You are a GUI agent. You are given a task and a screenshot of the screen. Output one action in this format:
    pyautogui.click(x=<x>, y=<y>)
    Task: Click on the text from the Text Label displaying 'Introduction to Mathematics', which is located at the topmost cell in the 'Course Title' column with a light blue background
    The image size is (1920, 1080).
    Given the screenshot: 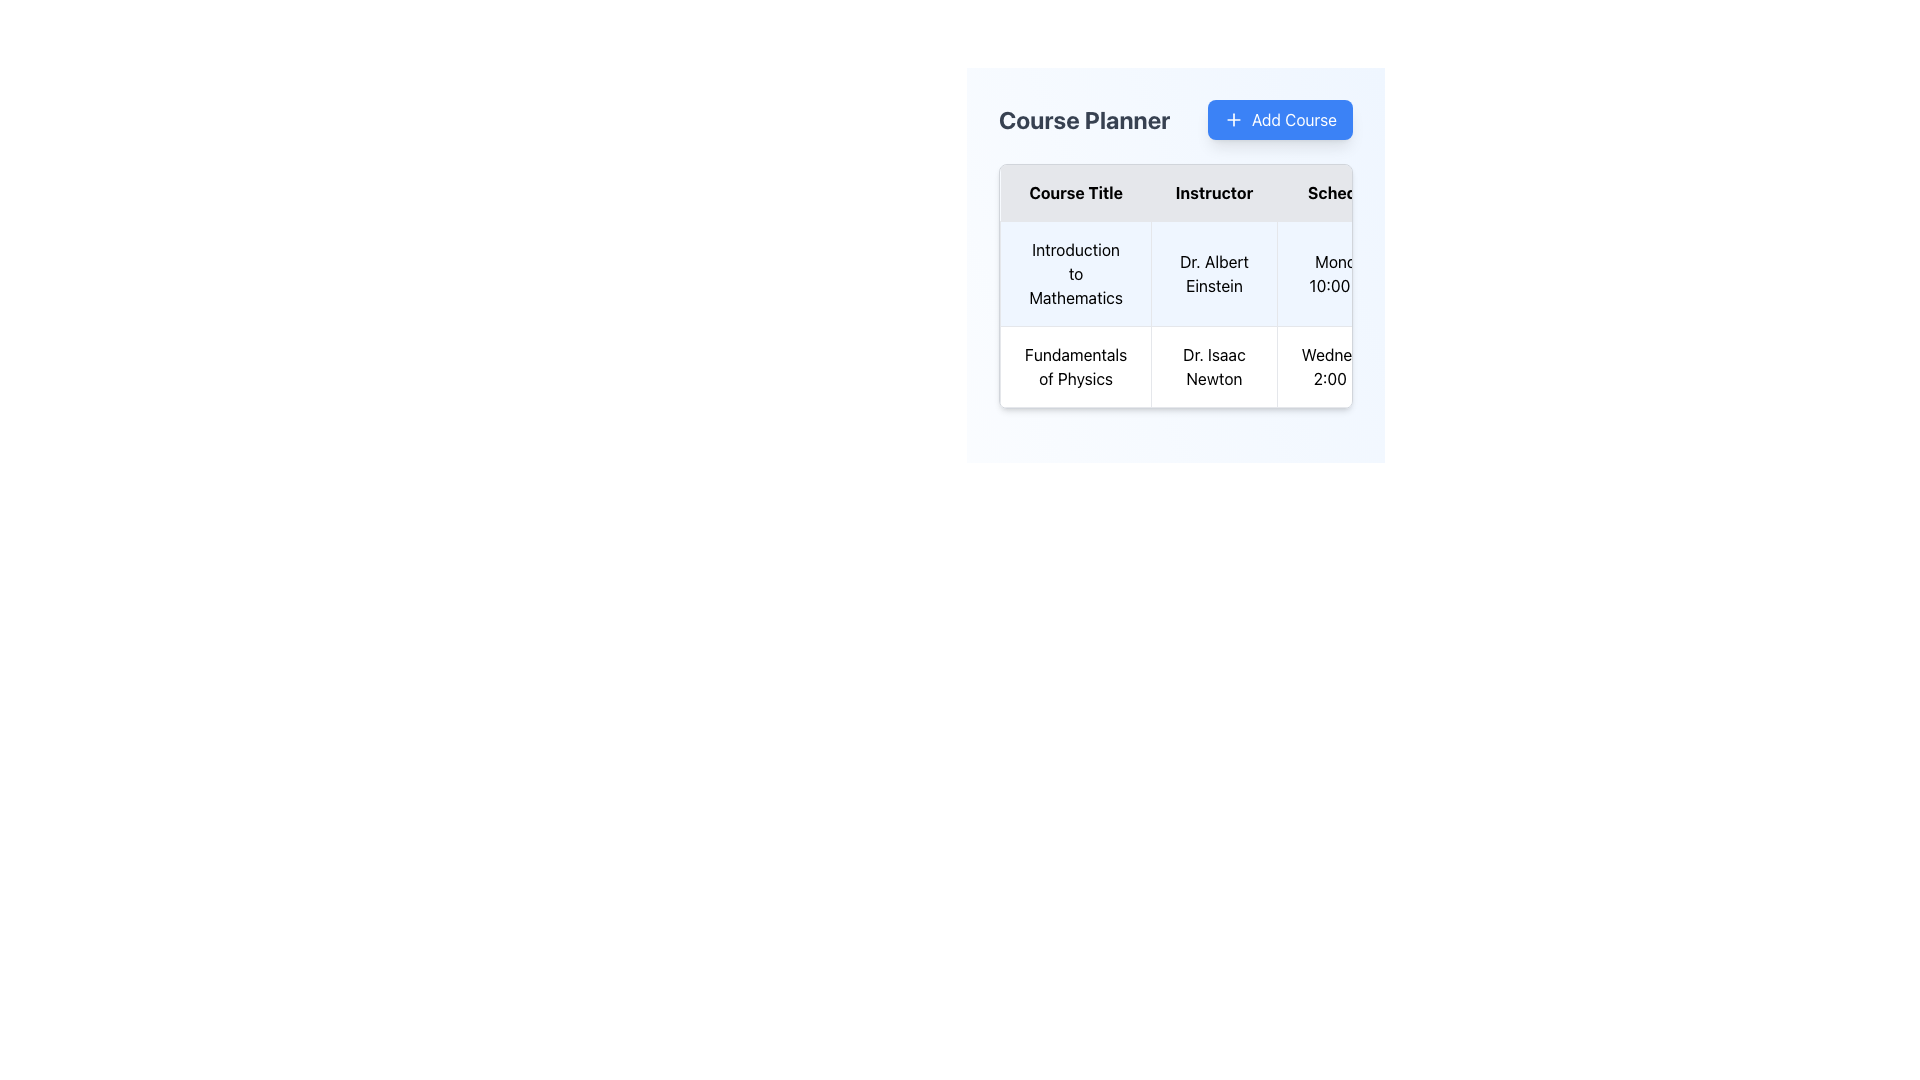 What is the action you would take?
    pyautogui.click(x=1075, y=273)
    